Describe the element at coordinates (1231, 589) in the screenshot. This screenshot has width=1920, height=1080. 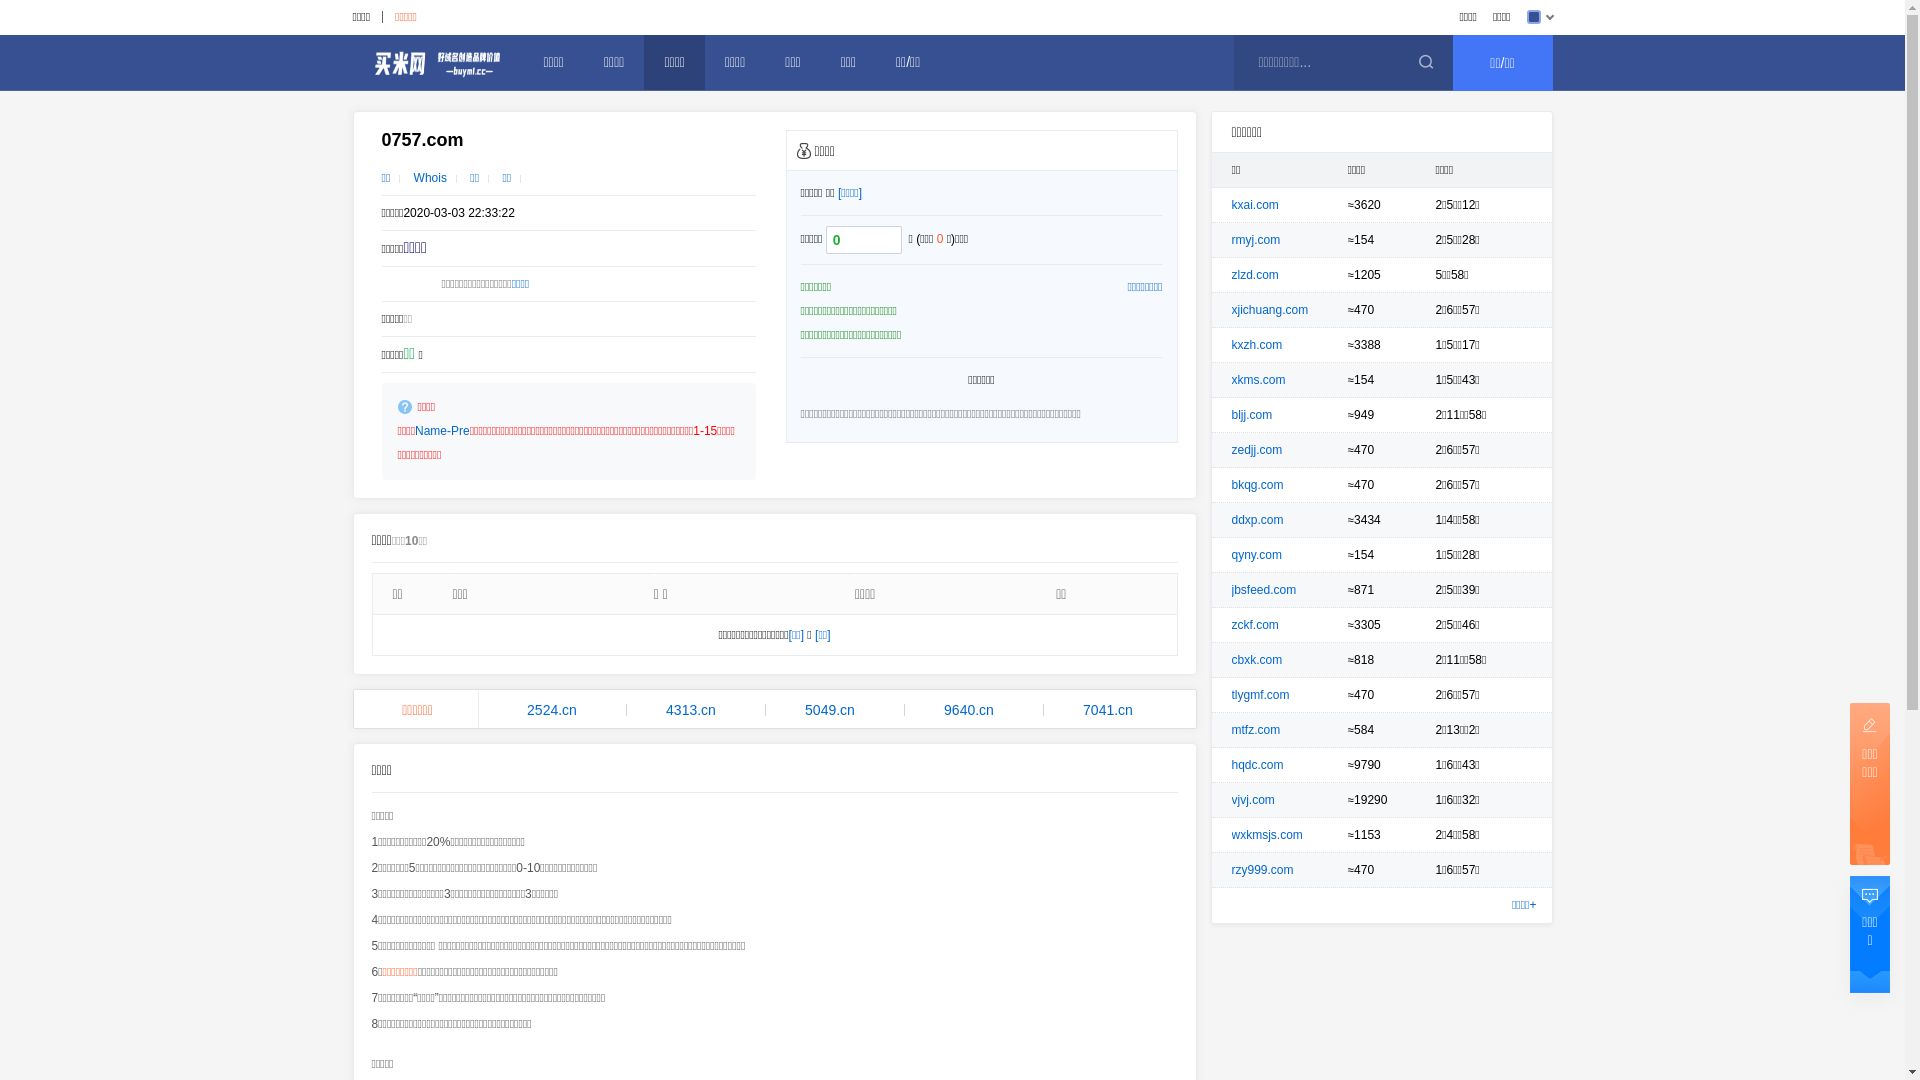
I see `'jbsfeed.com'` at that location.